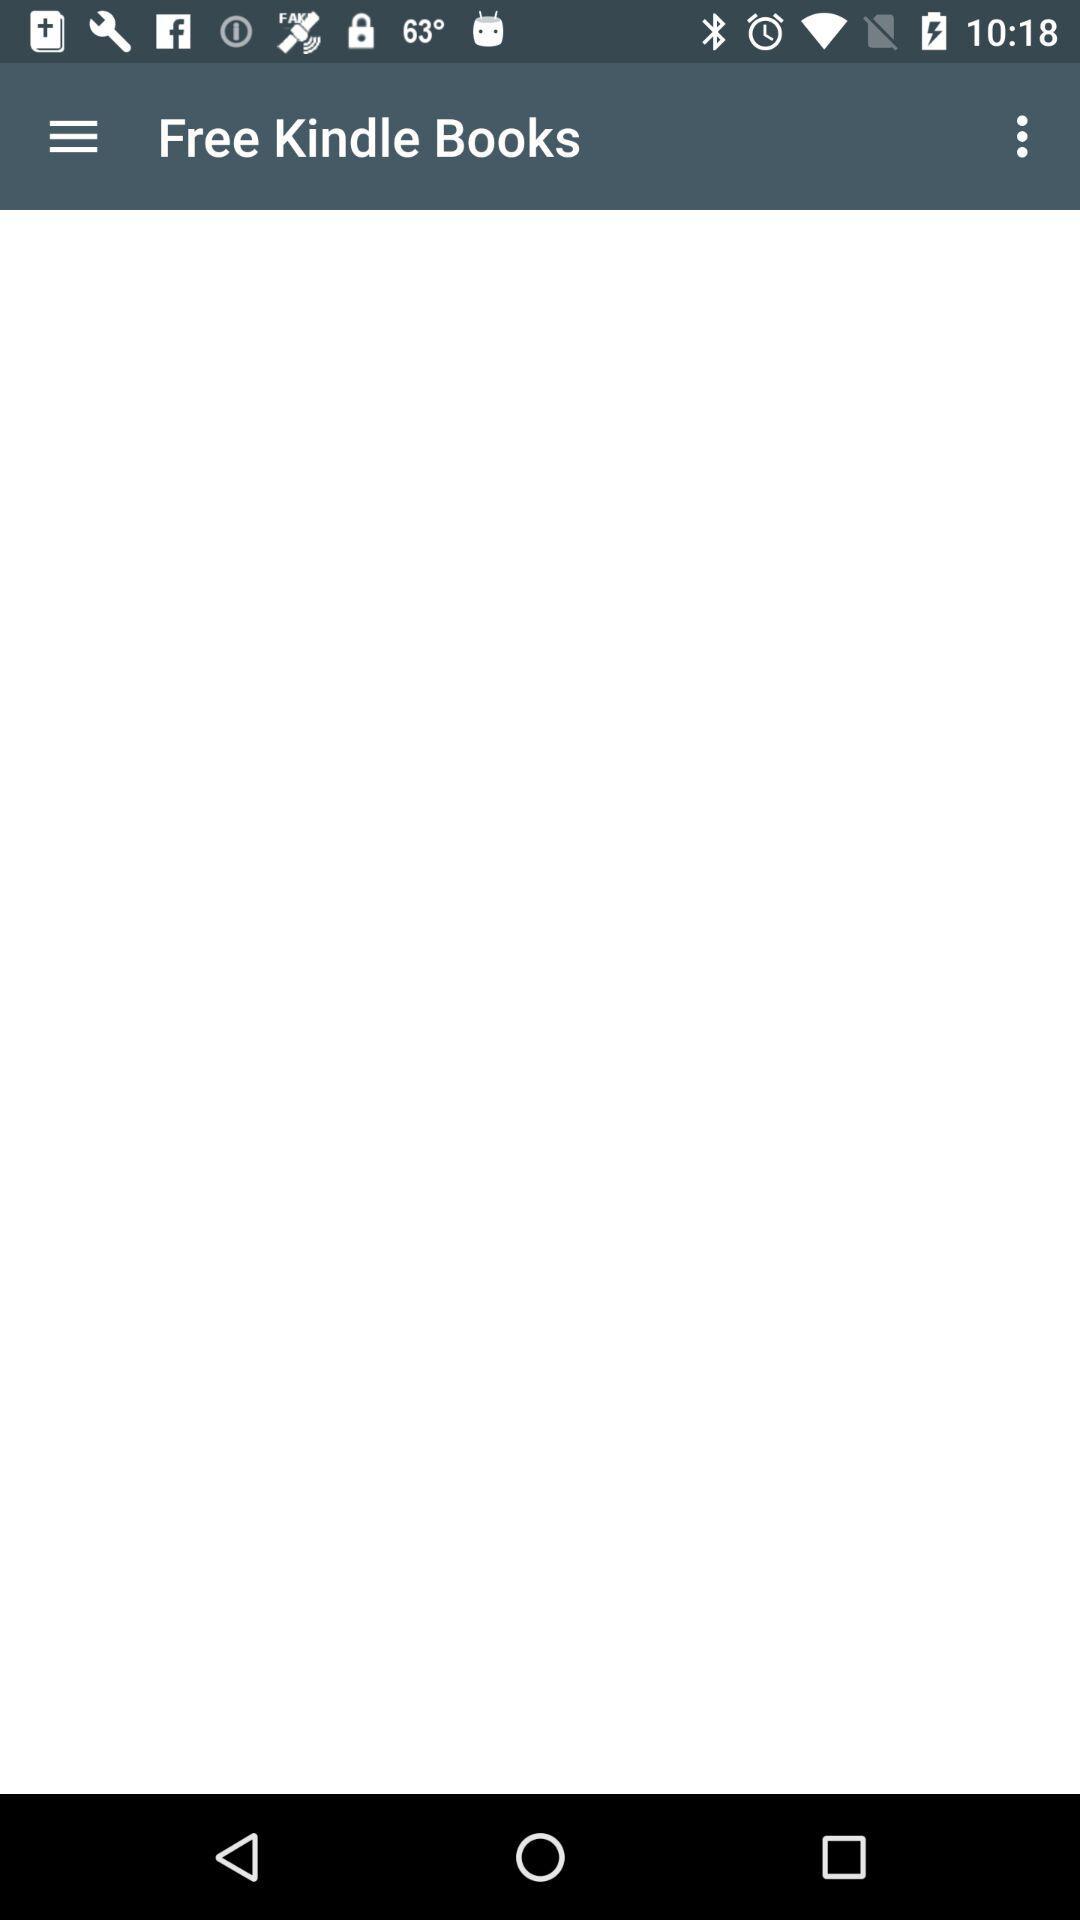 Image resolution: width=1080 pixels, height=1920 pixels. I want to click on the item at the top left corner, so click(72, 135).